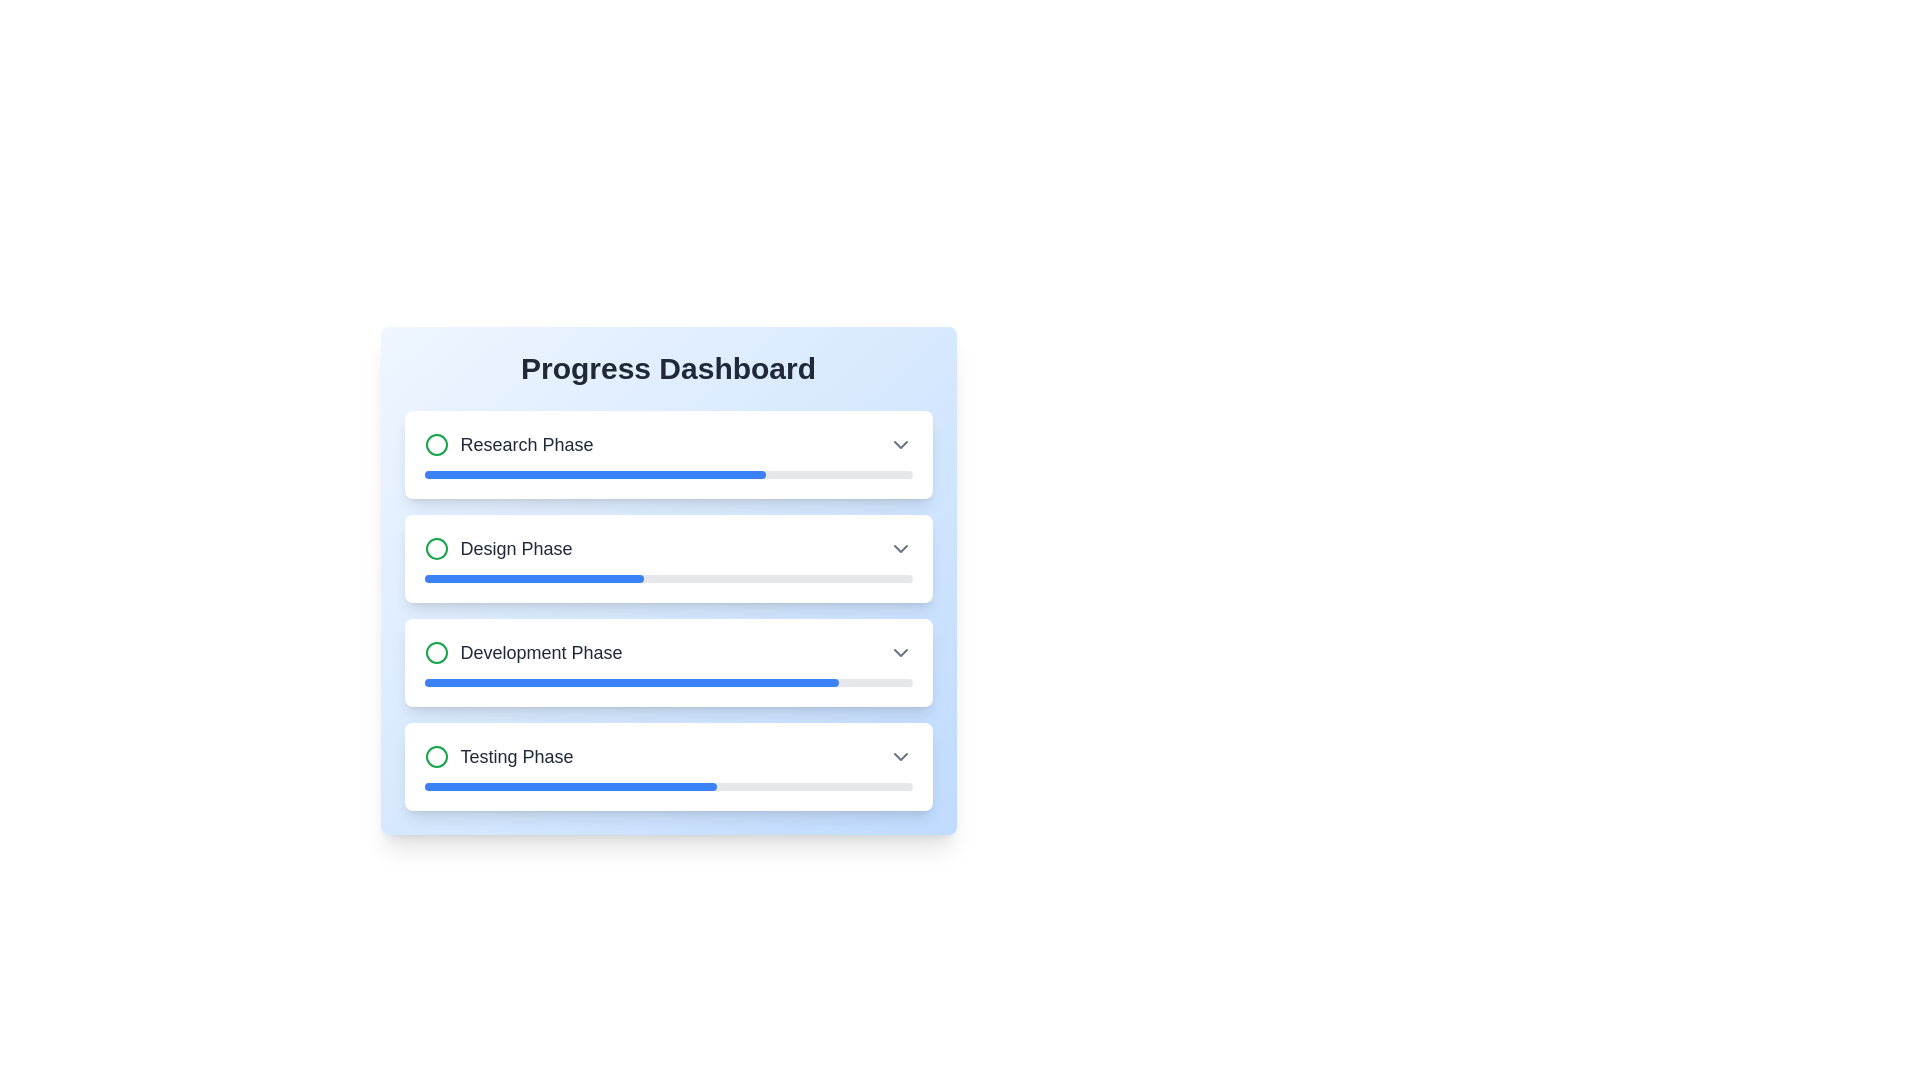 The image size is (1920, 1080). I want to click on the circular icon representing the 'Development Phase' status within the dashboard's progress indicators, so click(435, 652).